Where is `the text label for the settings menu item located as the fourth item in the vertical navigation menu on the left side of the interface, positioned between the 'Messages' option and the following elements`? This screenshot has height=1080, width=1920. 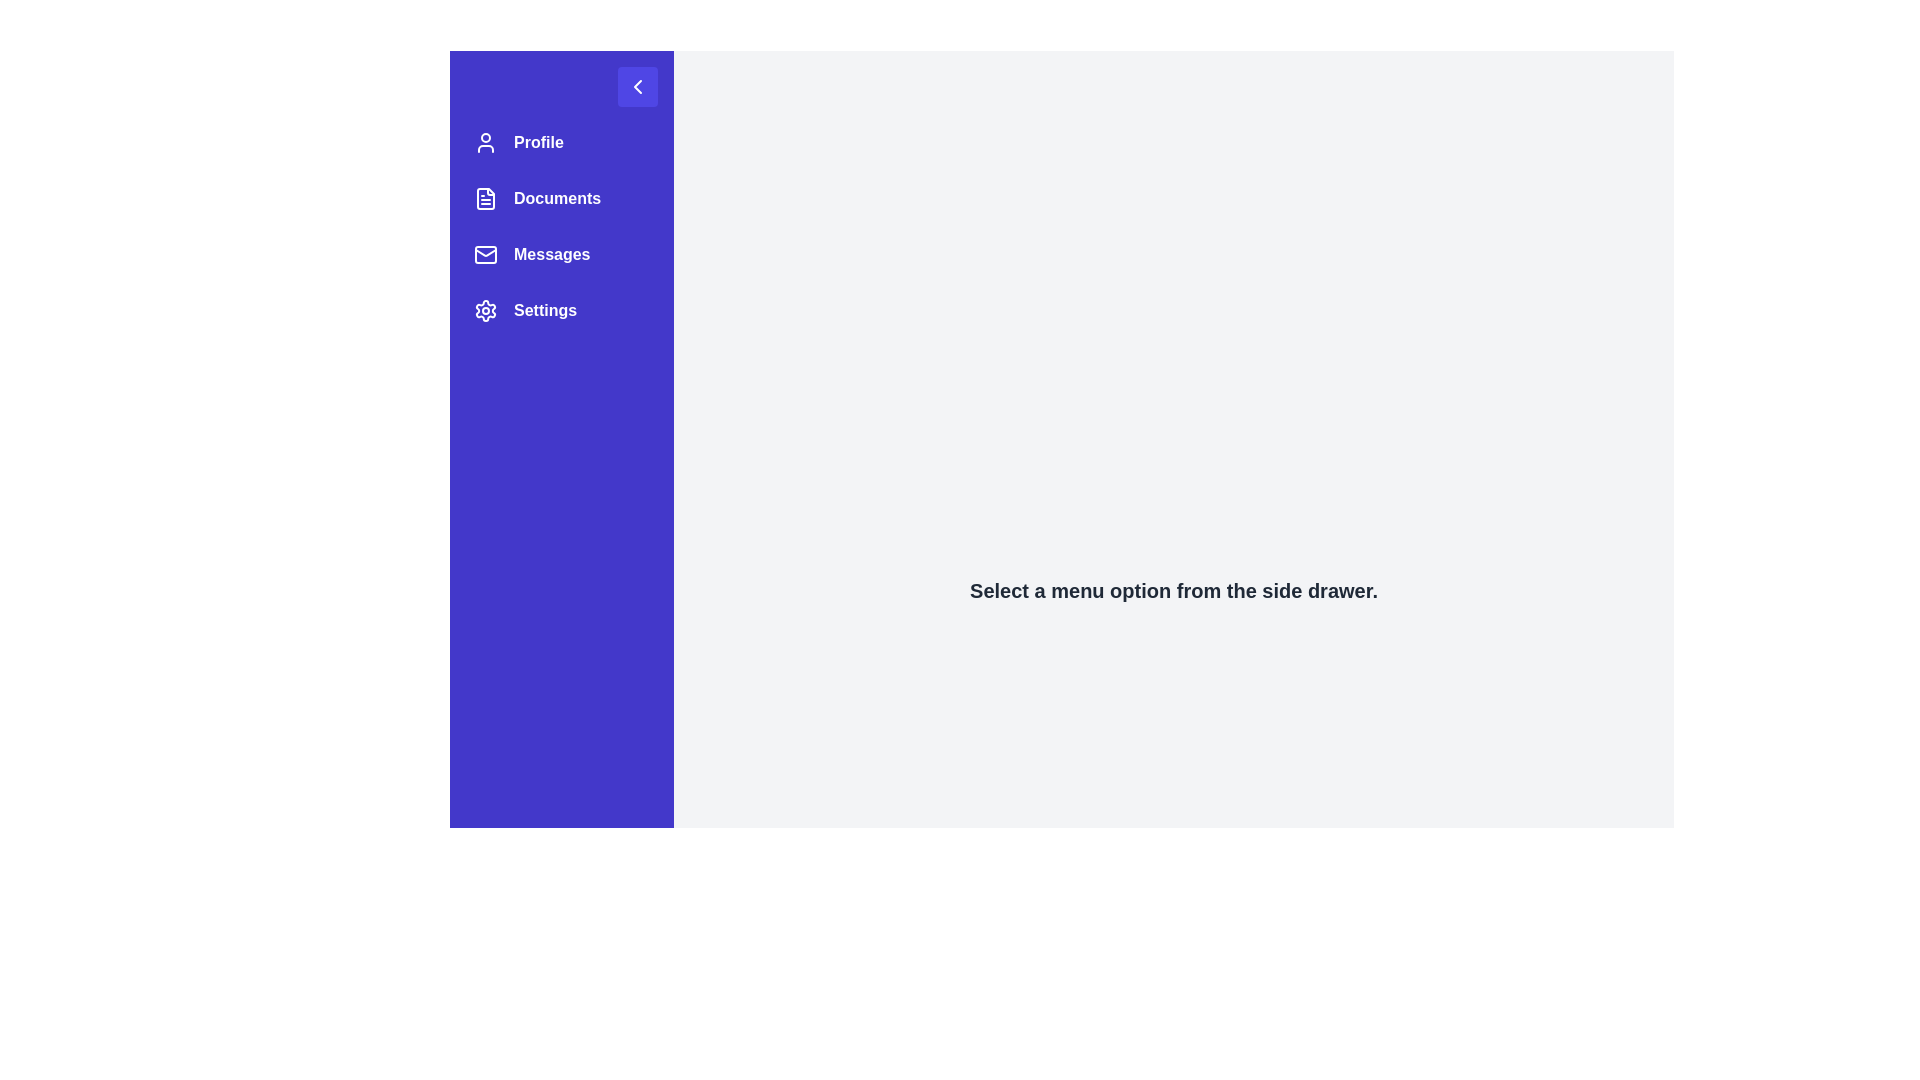 the text label for the settings menu item located as the fourth item in the vertical navigation menu on the left side of the interface, positioned between the 'Messages' option and the following elements is located at coordinates (545, 311).